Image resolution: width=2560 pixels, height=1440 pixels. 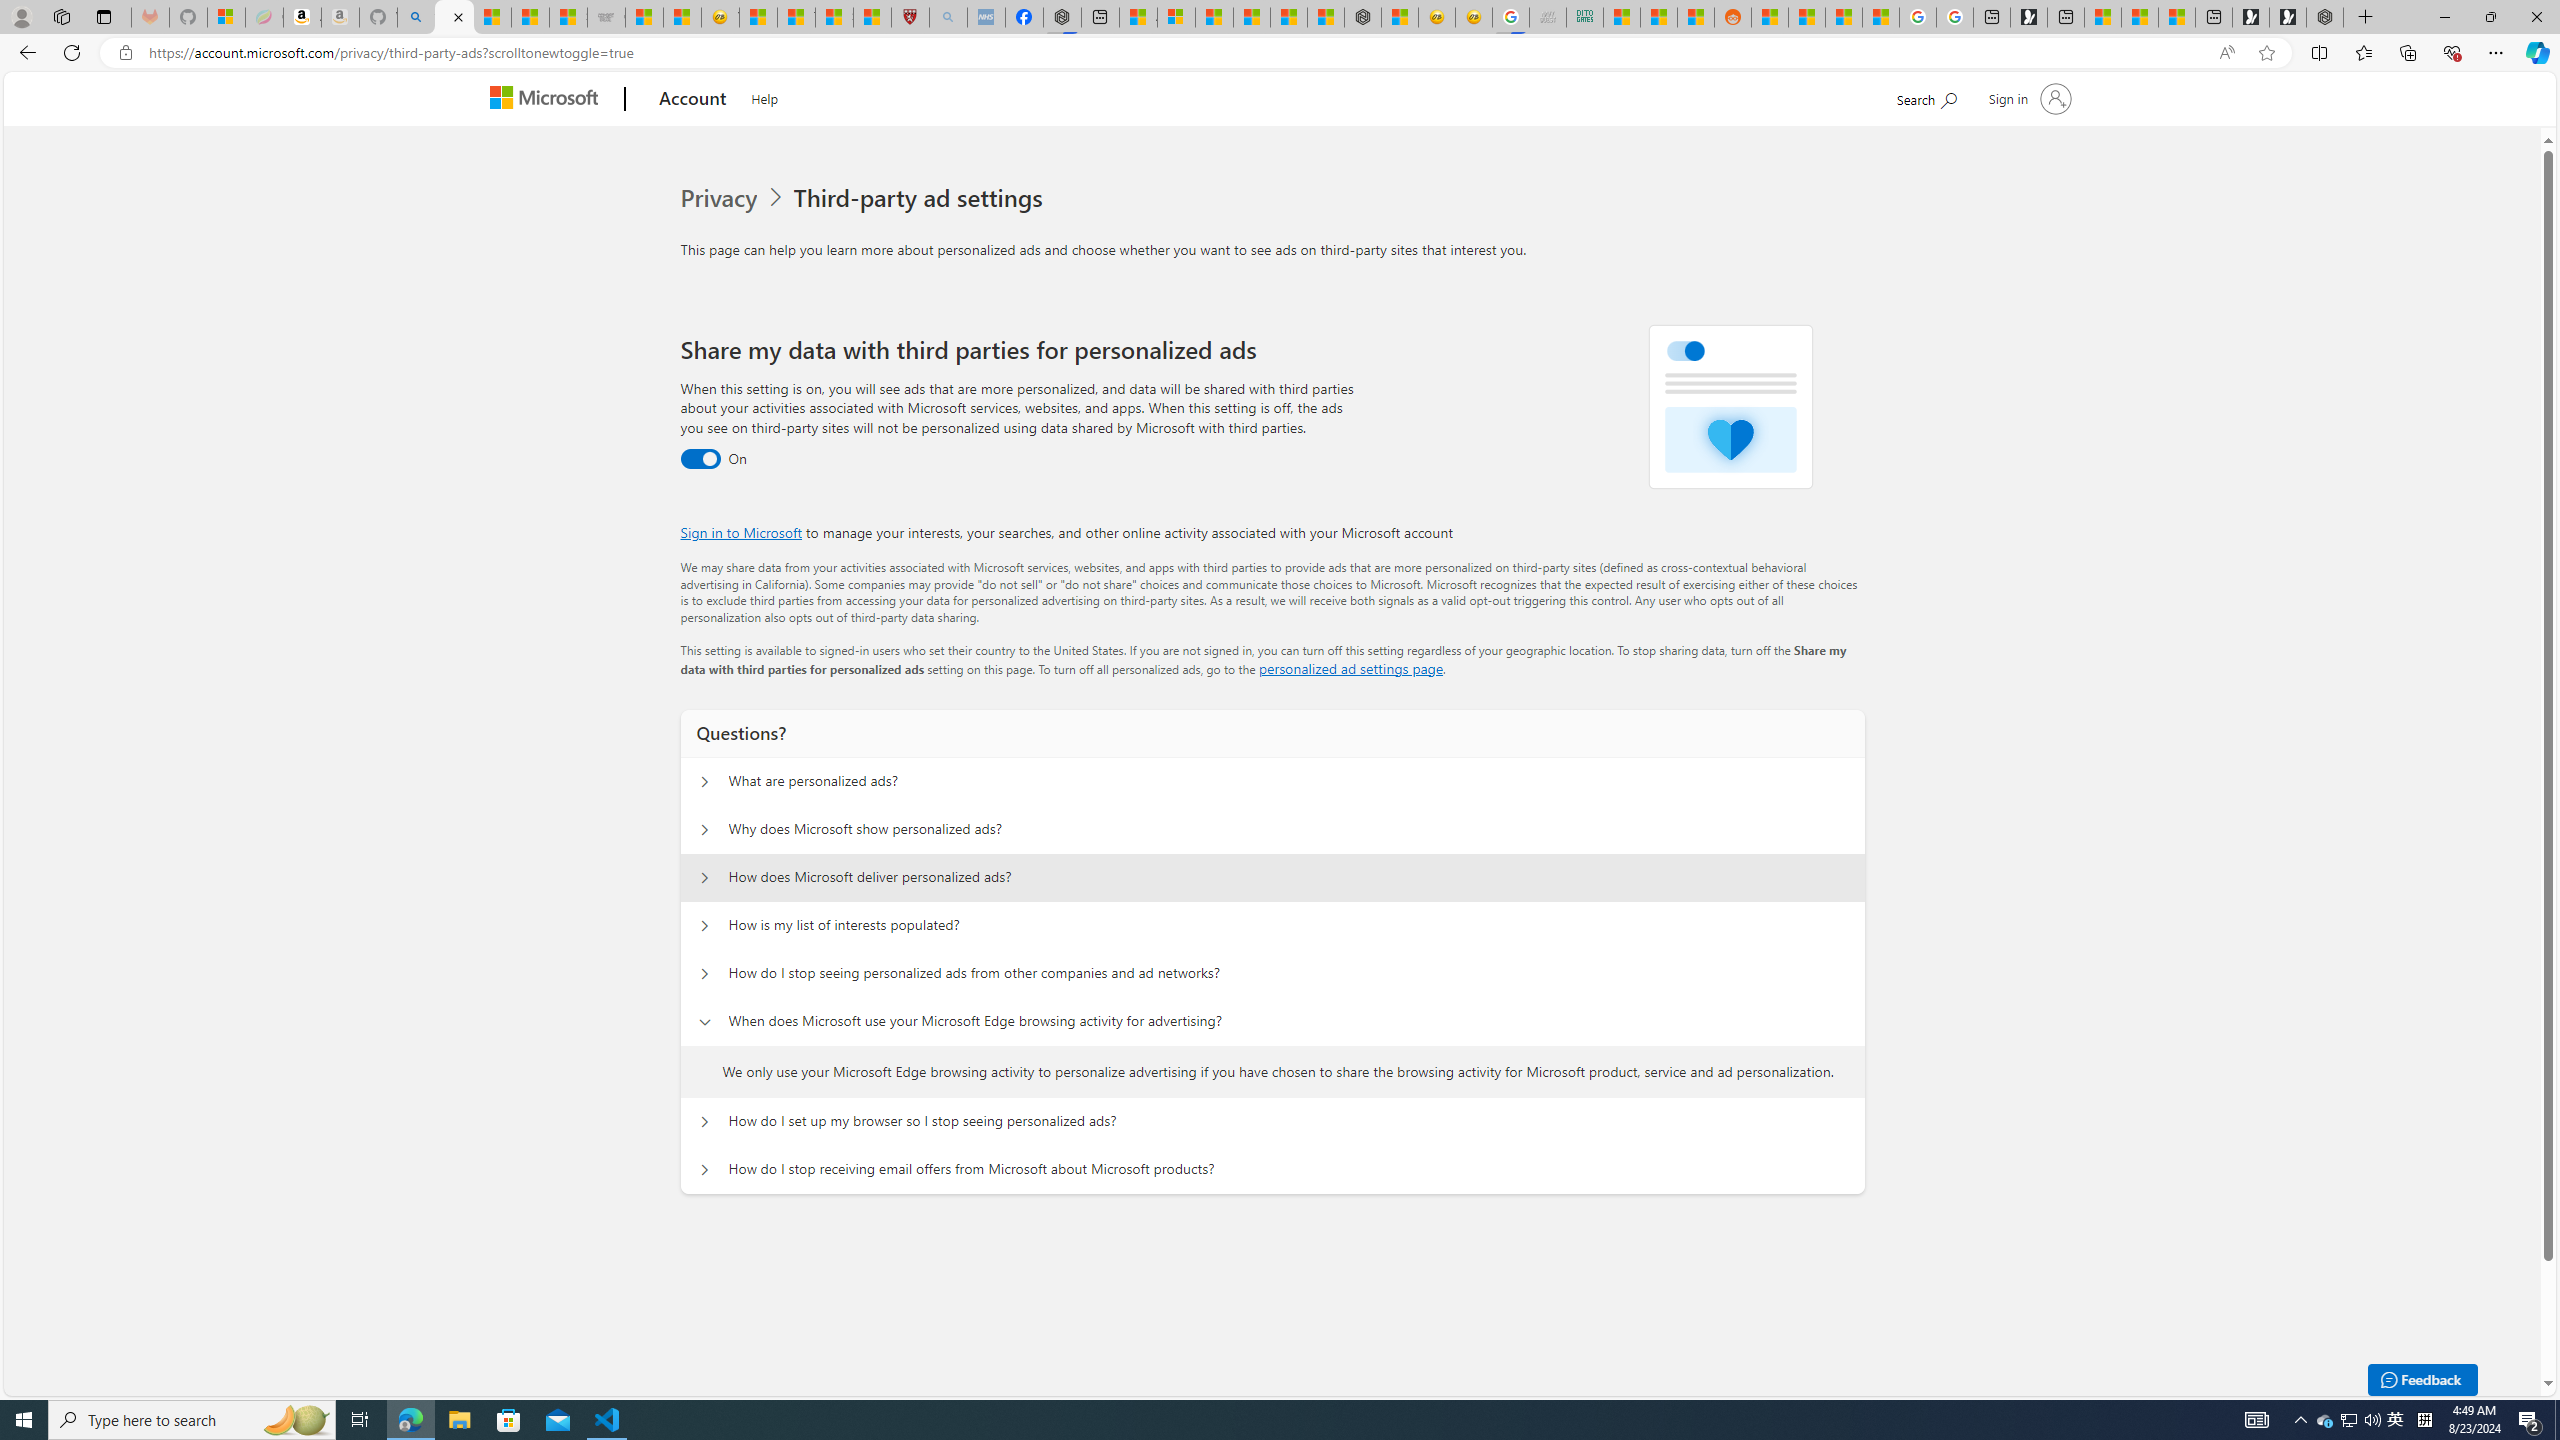 I want to click on 'personalized ad settings page', so click(x=1349, y=667).